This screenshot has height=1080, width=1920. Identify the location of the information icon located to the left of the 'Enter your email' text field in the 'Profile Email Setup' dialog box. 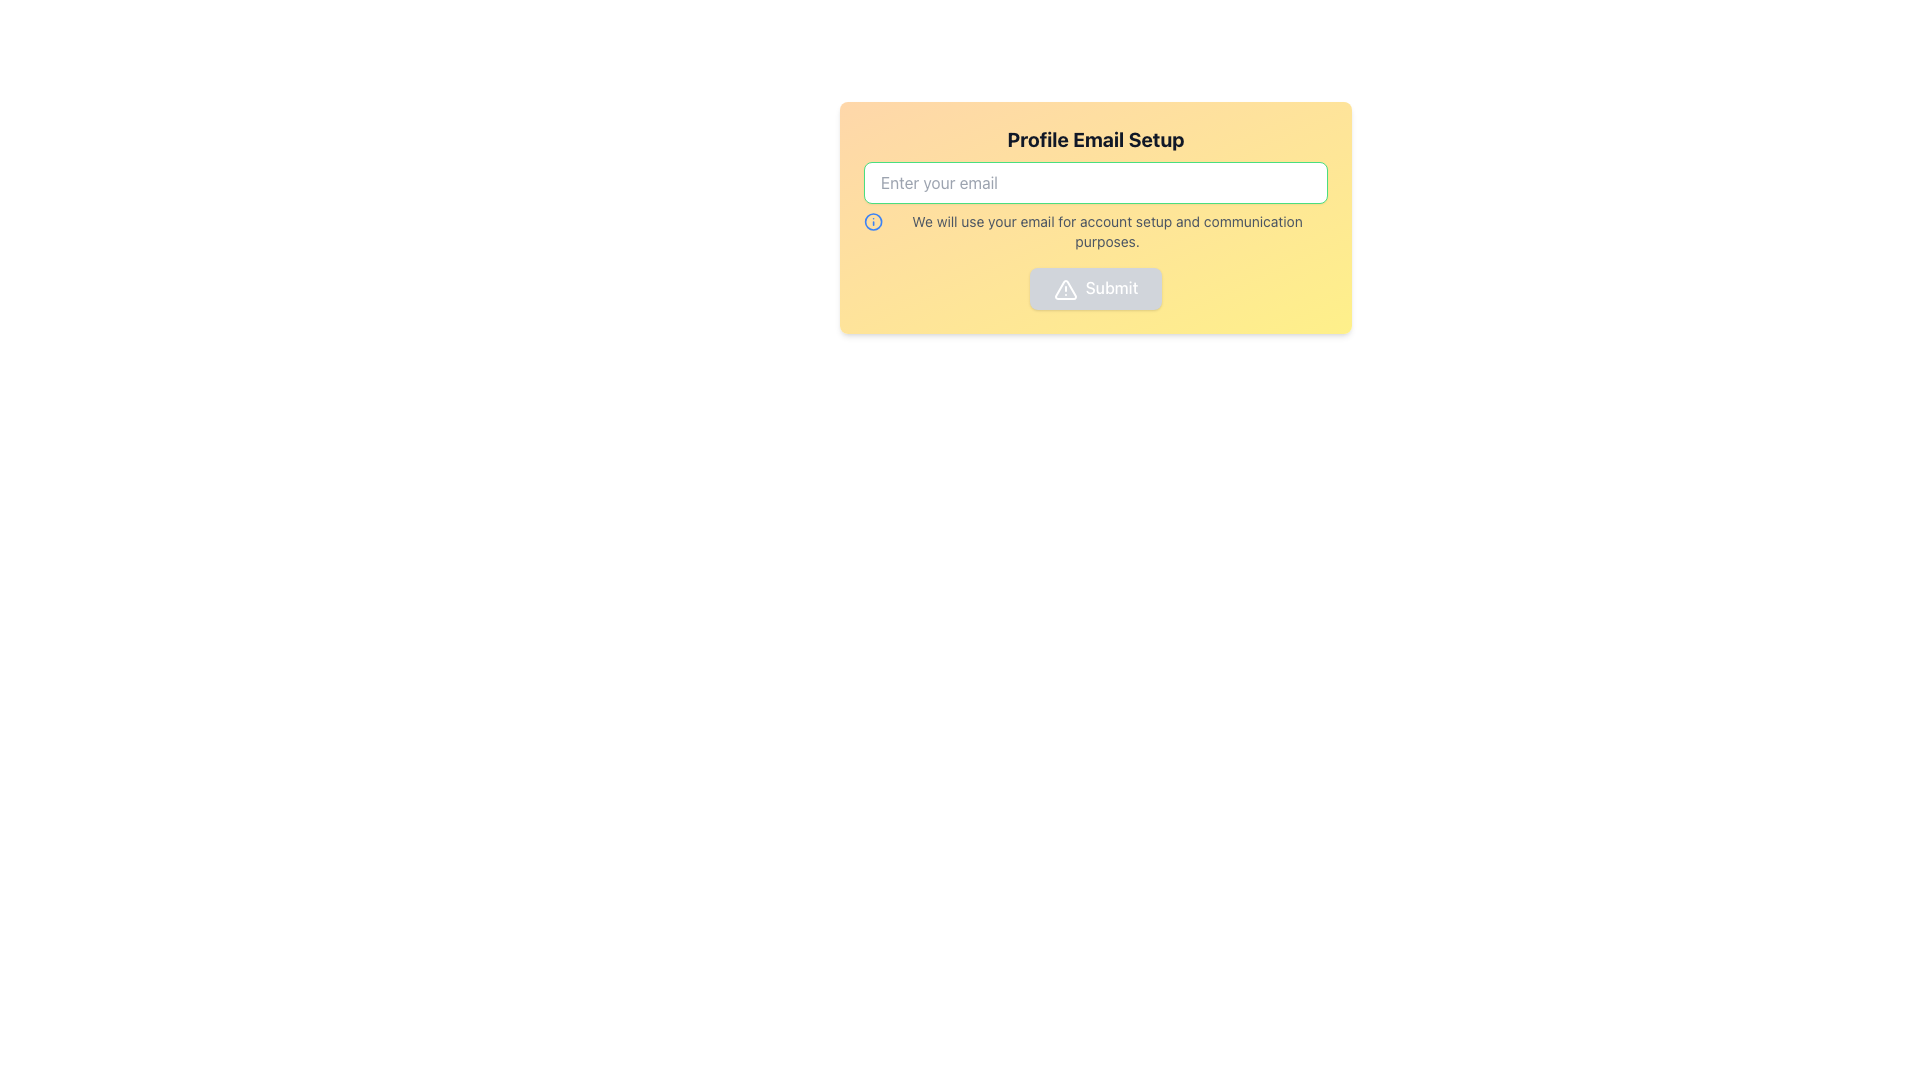
(873, 222).